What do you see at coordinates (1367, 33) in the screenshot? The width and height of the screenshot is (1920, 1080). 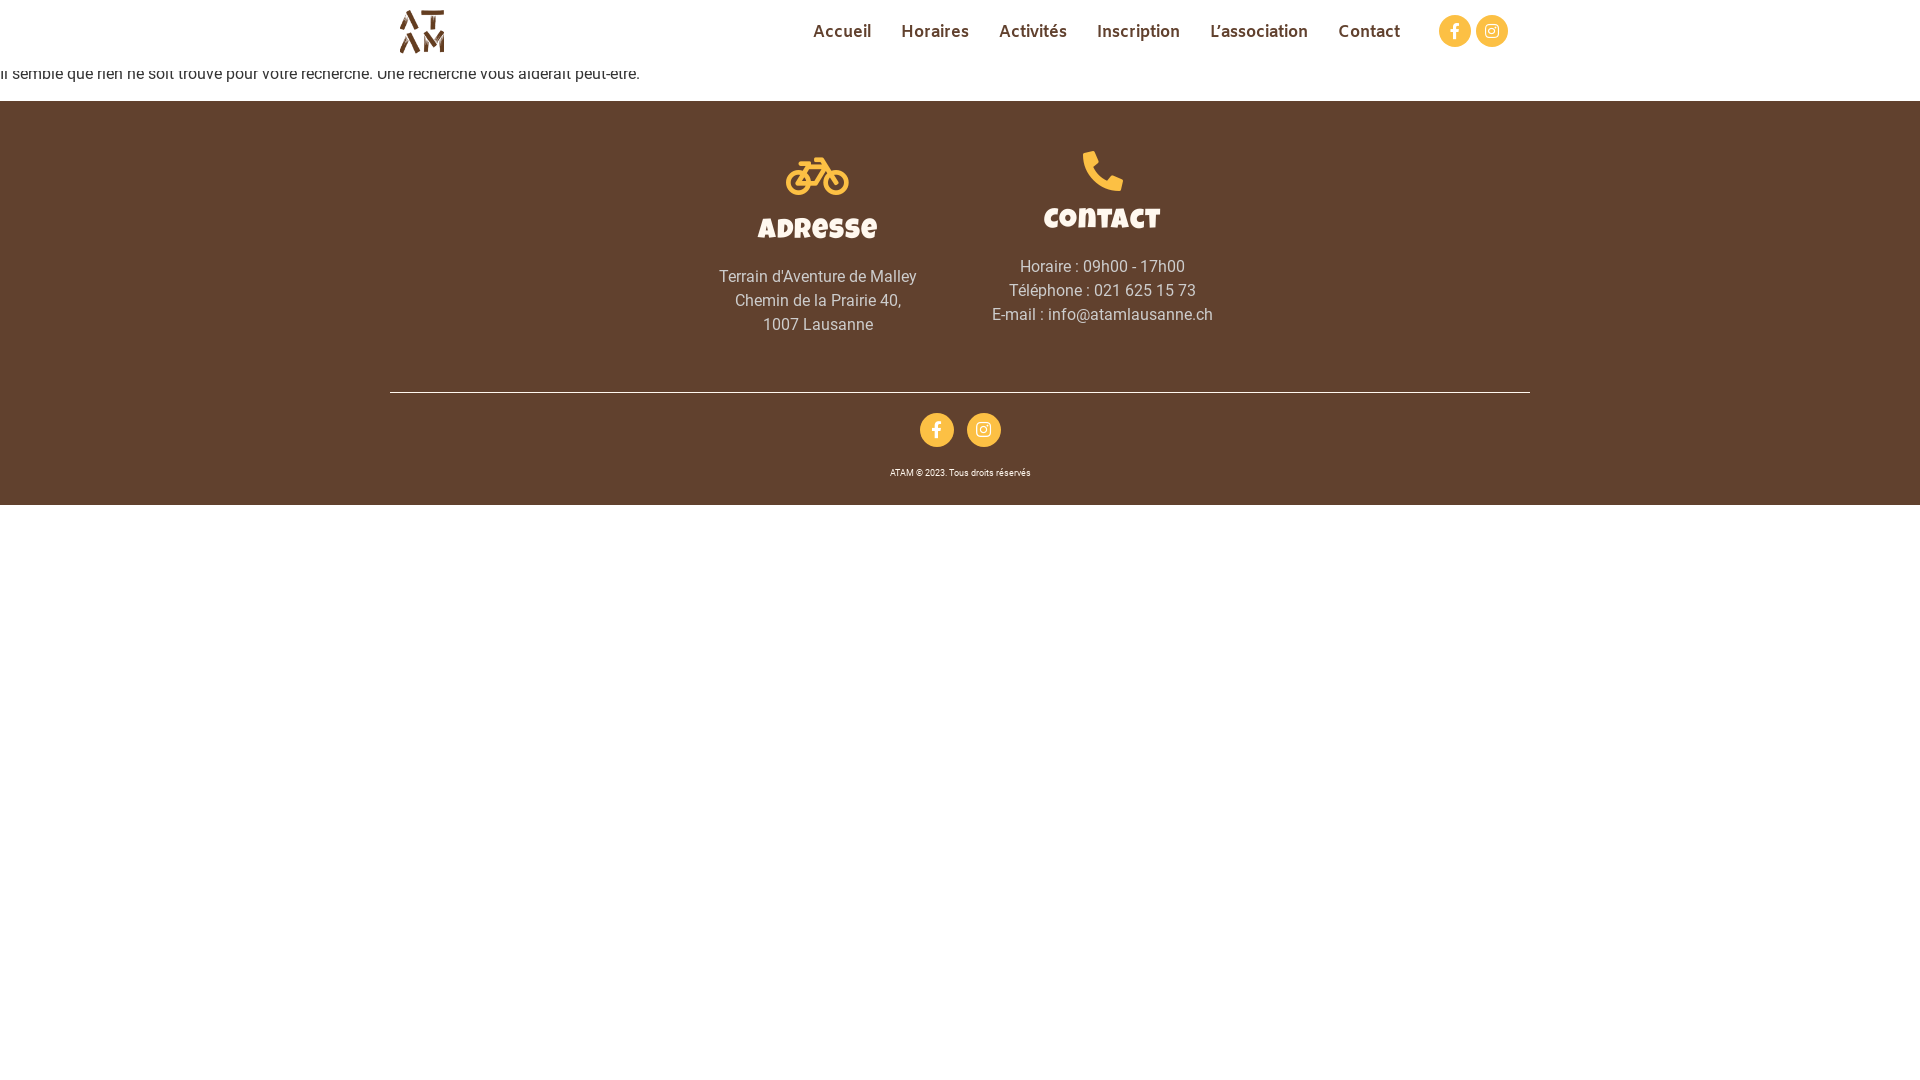 I see `'Contact'` at bounding box center [1367, 33].